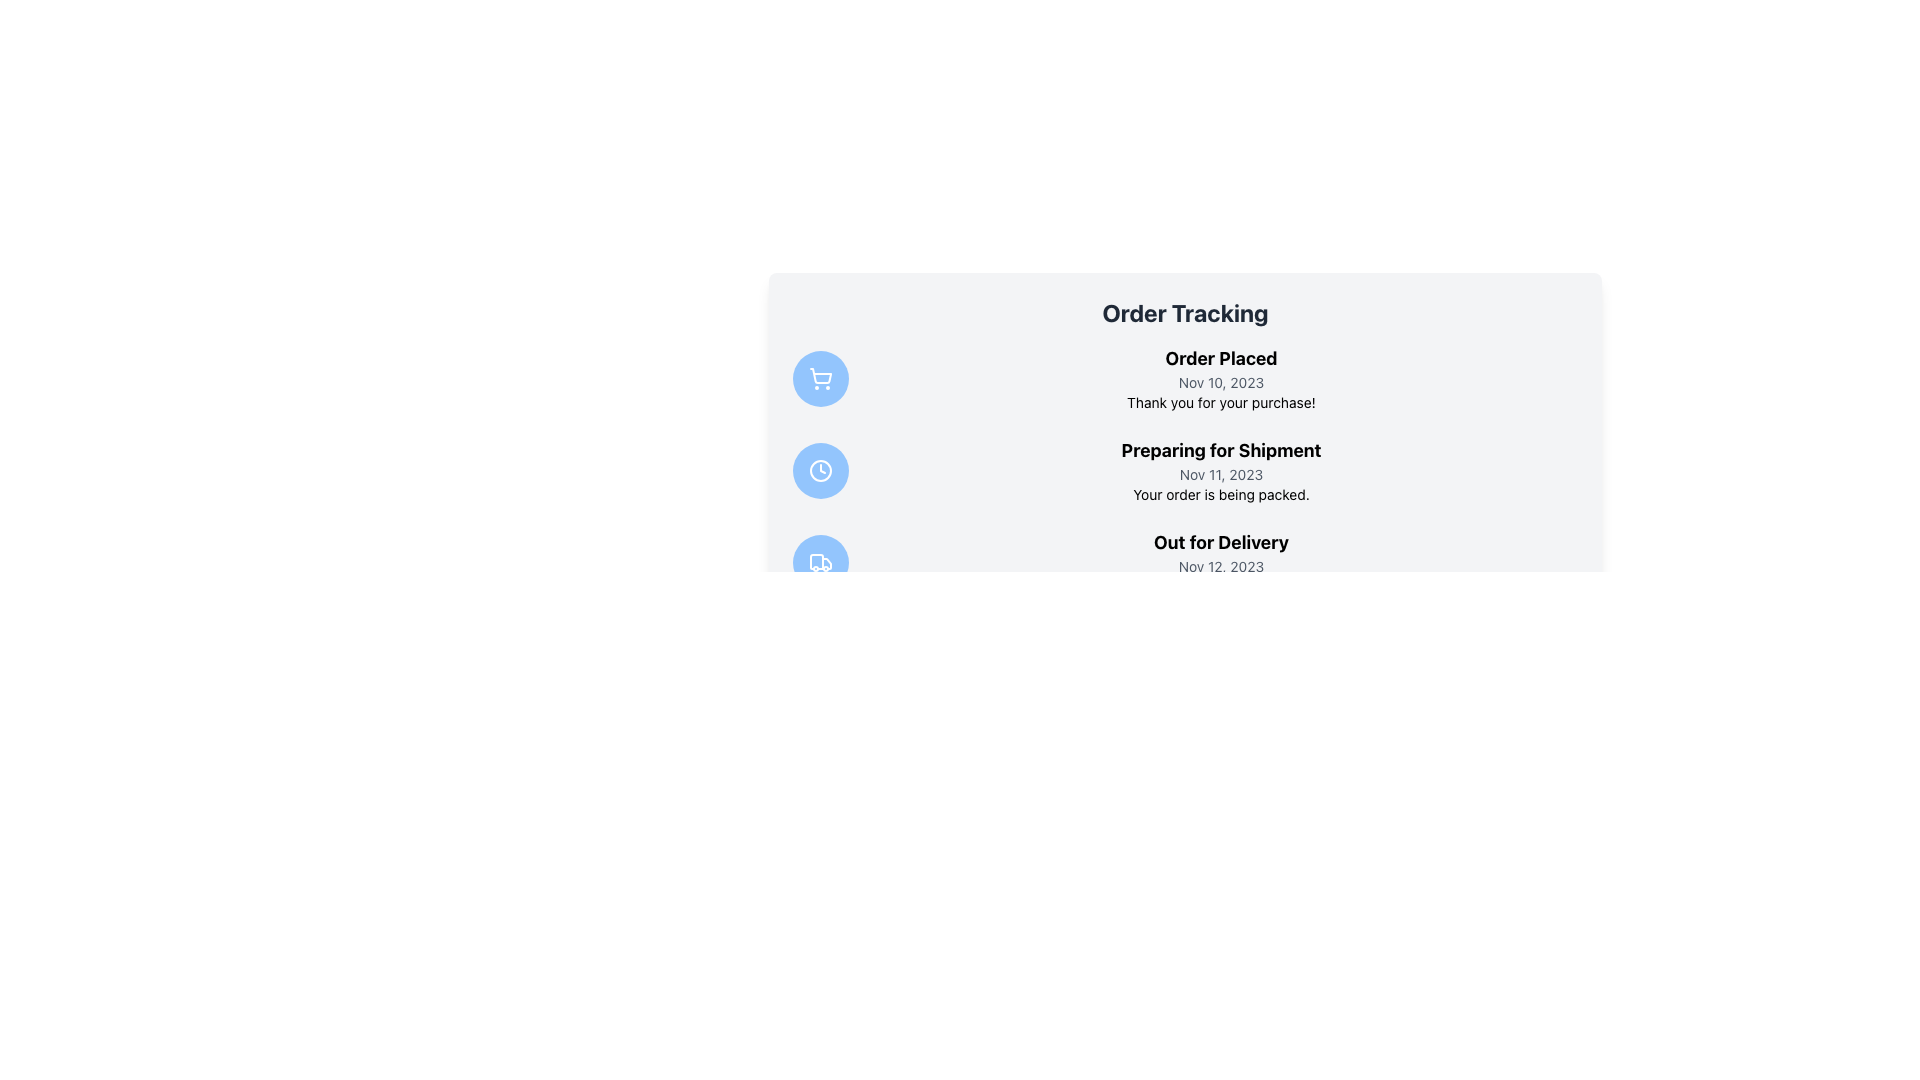 Image resolution: width=1920 pixels, height=1080 pixels. Describe the element at coordinates (820, 563) in the screenshot. I see `the truck icon in the left sidebar, which features a white truck on a light blue circular background, positioned below the shopping cart and clock icons` at that location.